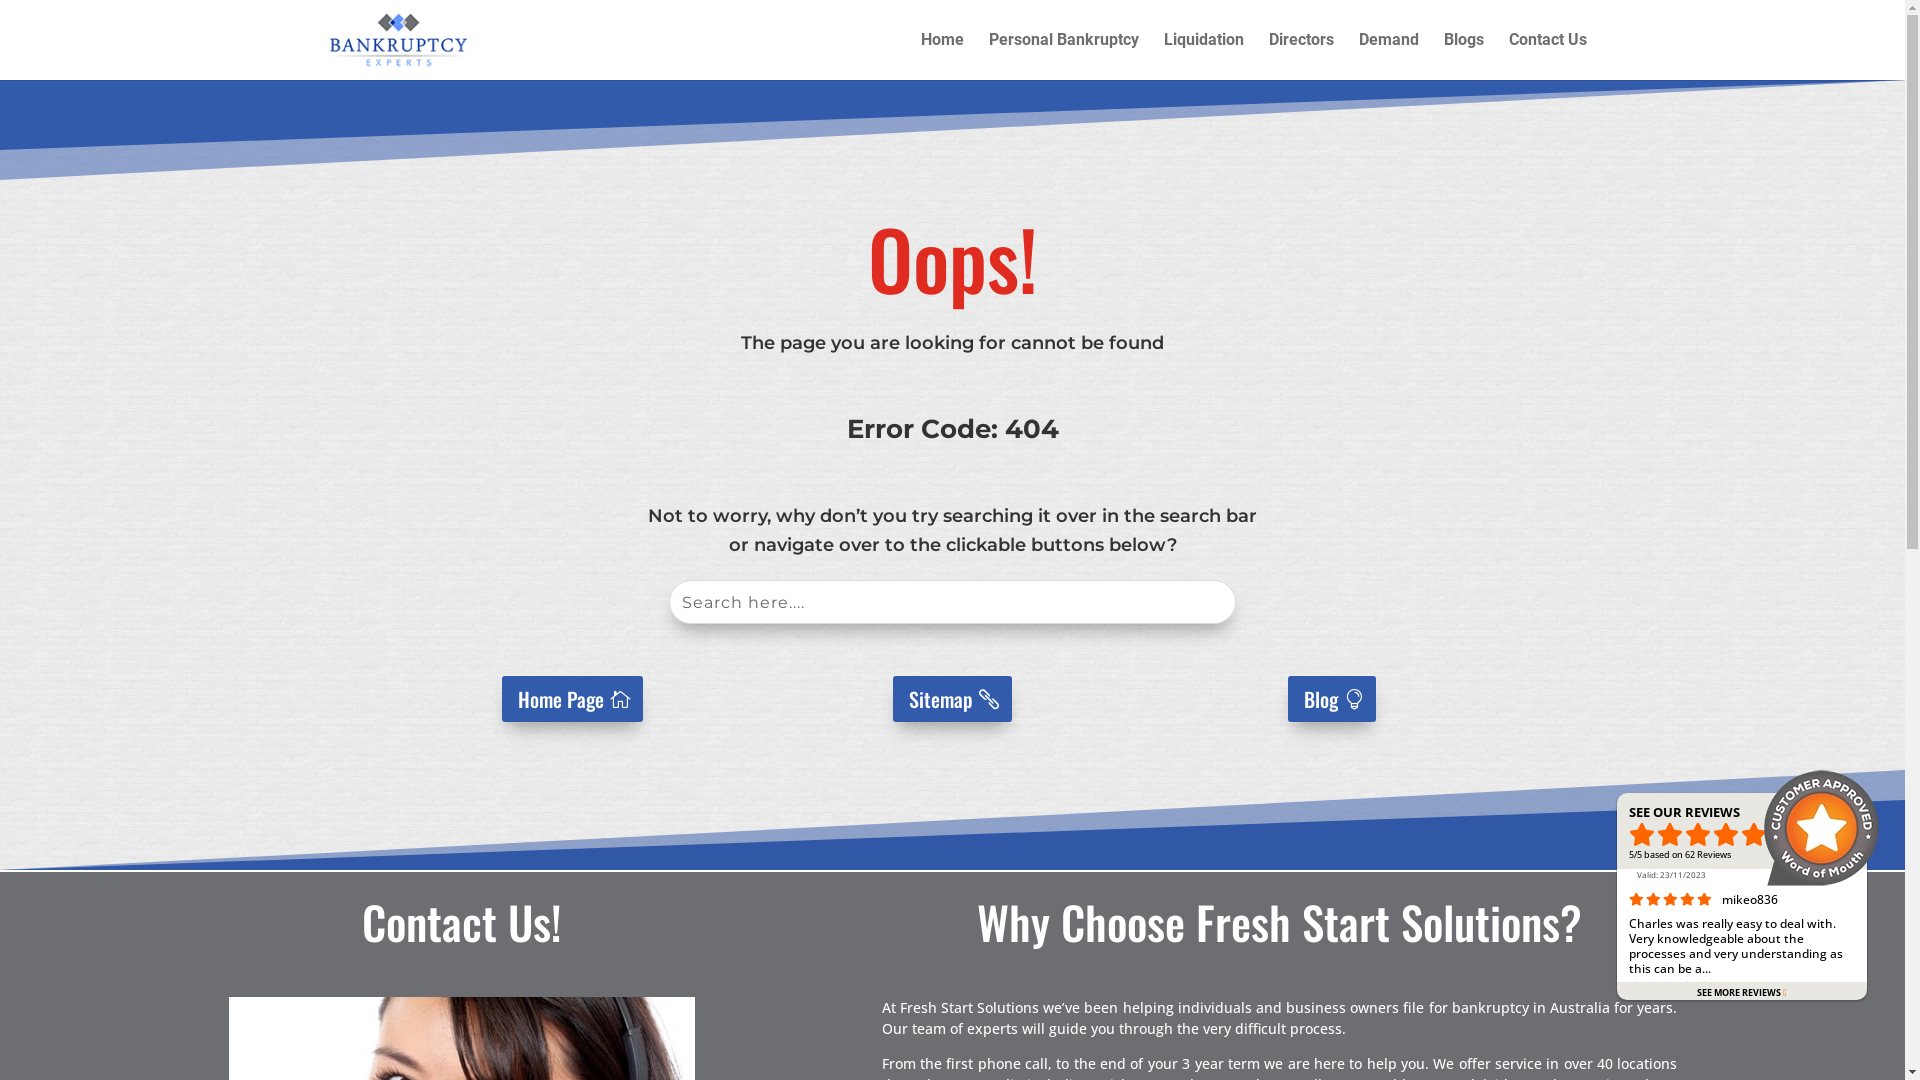  What do you see at coordinates (1203, 55) in the screenshot?
I see `'Liquidation'` at bounding box center [1203, 55].